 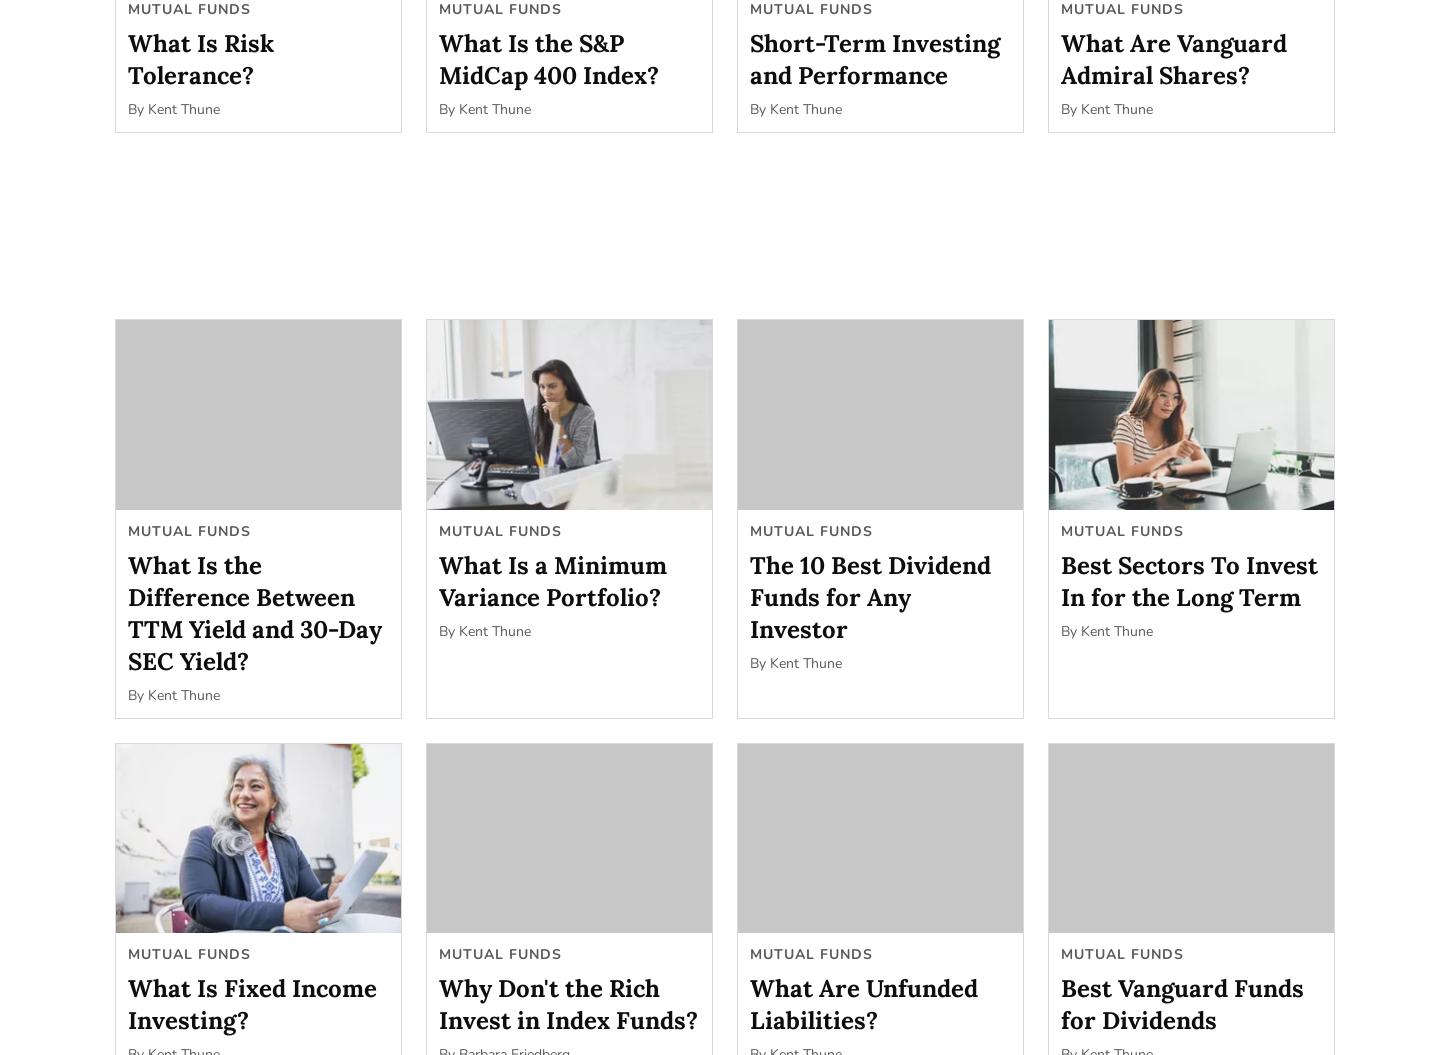 I want to click on 'What Are Unfunded Liabilities?', so click(x=863, y=1003).